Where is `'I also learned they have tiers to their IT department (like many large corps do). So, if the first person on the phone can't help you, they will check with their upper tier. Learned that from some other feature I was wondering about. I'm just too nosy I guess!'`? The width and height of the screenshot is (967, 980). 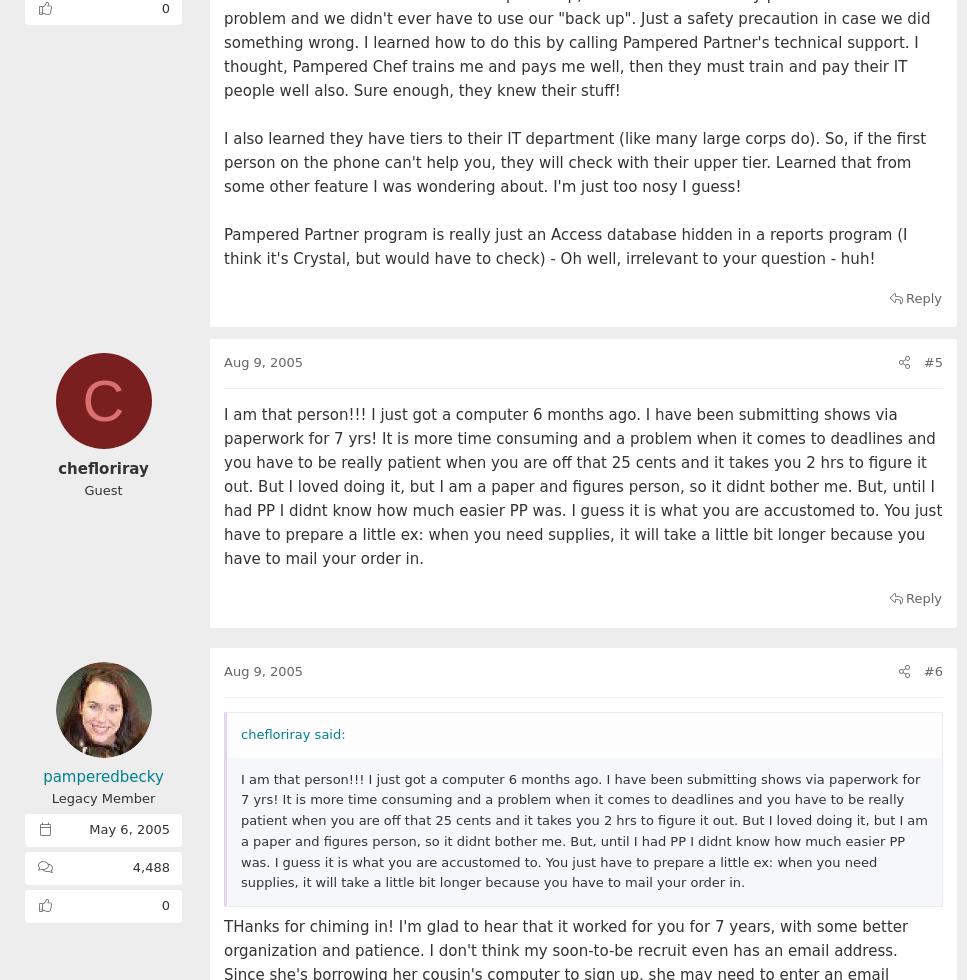
'I also learned they have tiers to their IT department (like many large corps do). So, if the first person on the phone can't help you, they will check with their upper tier. Learned that from some other feature I was wondering about. I'm just too nosy I guess!' is located at coordinates (222, 161).